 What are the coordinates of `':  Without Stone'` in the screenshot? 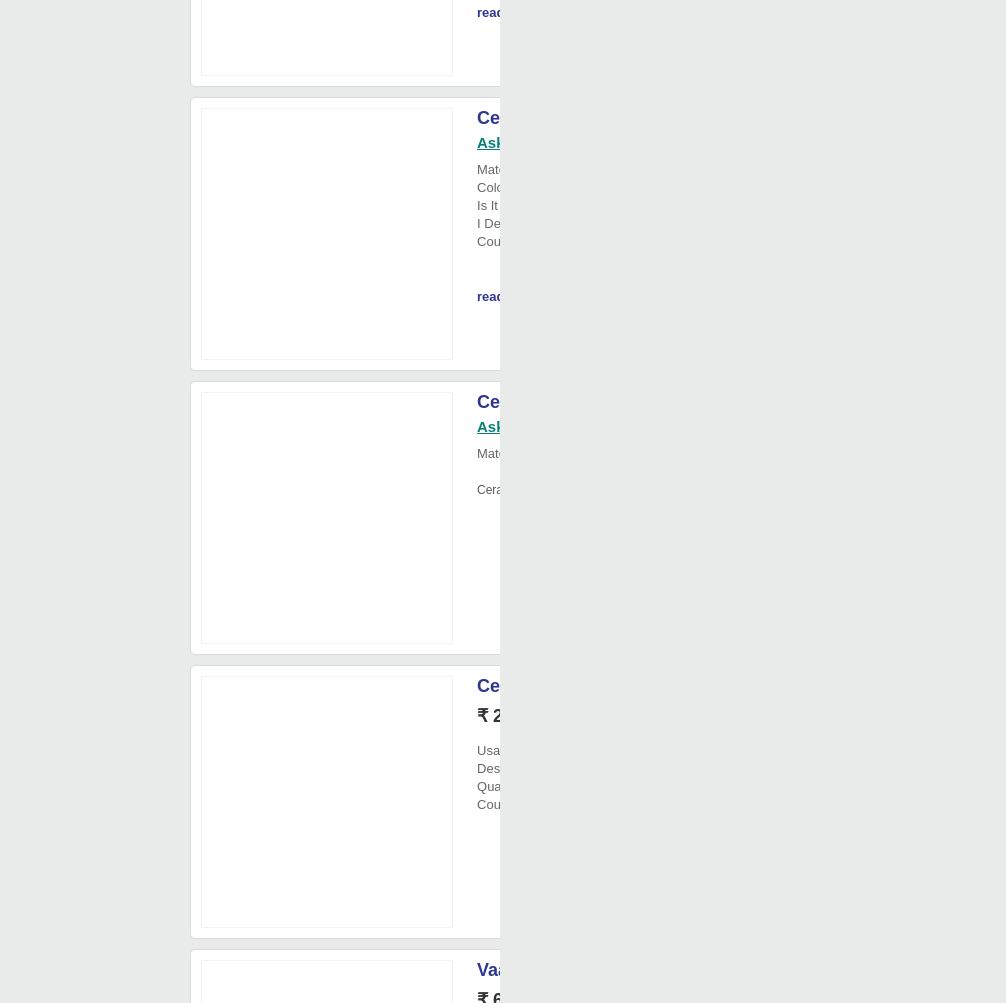 It's located at (609, 205).